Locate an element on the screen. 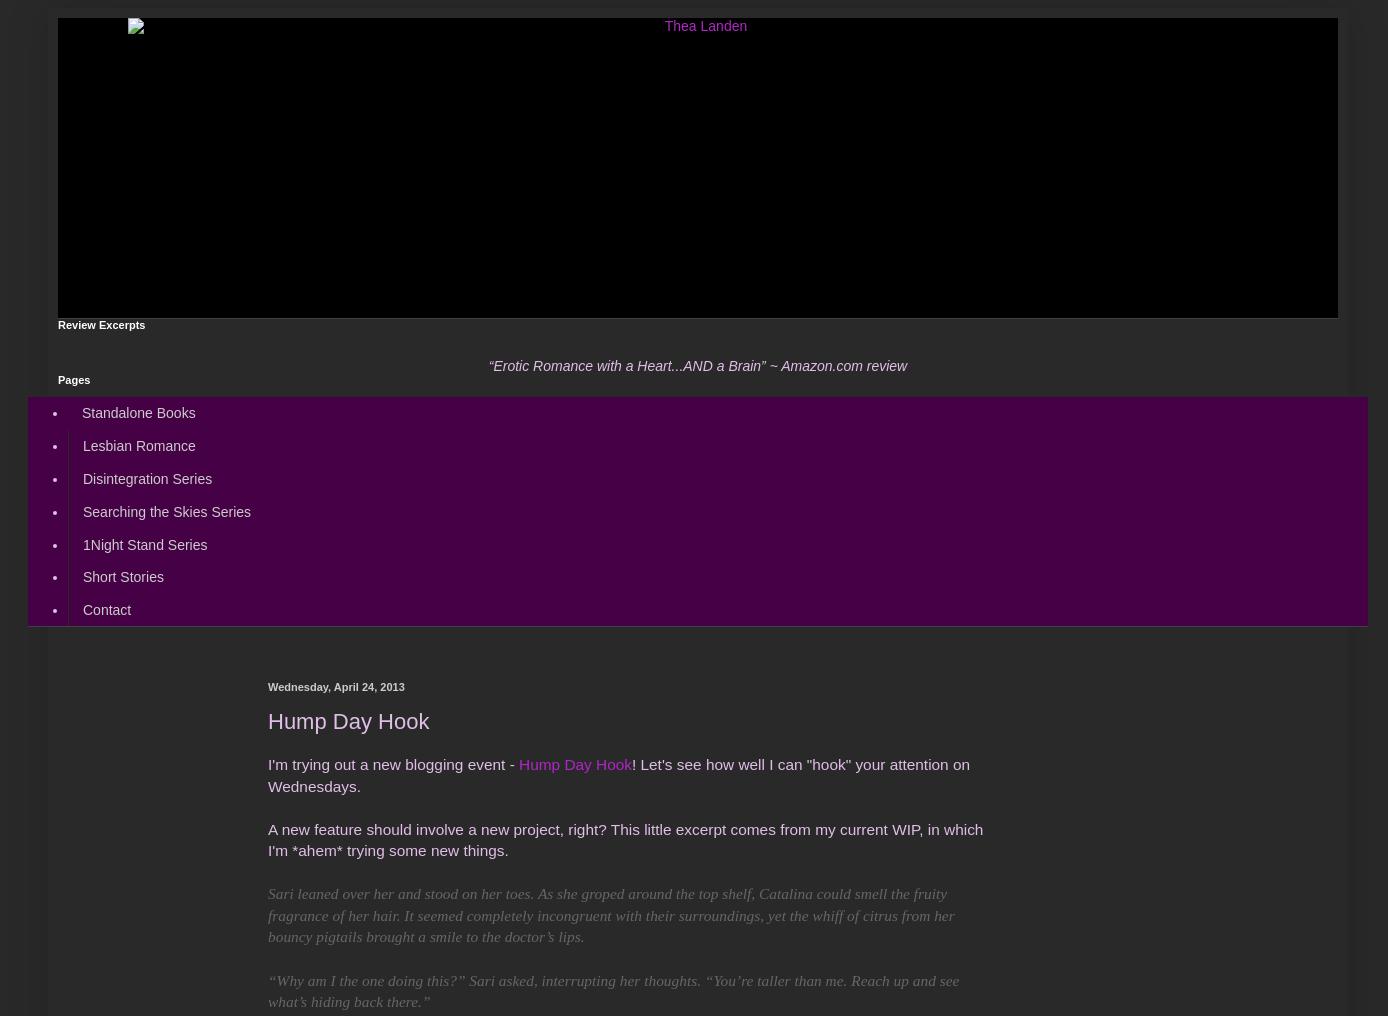 The image size is (1388, 1016). '! Let's see how well I can "hook" your attention on Wednesdays.' is located at coordinates (268, 773).